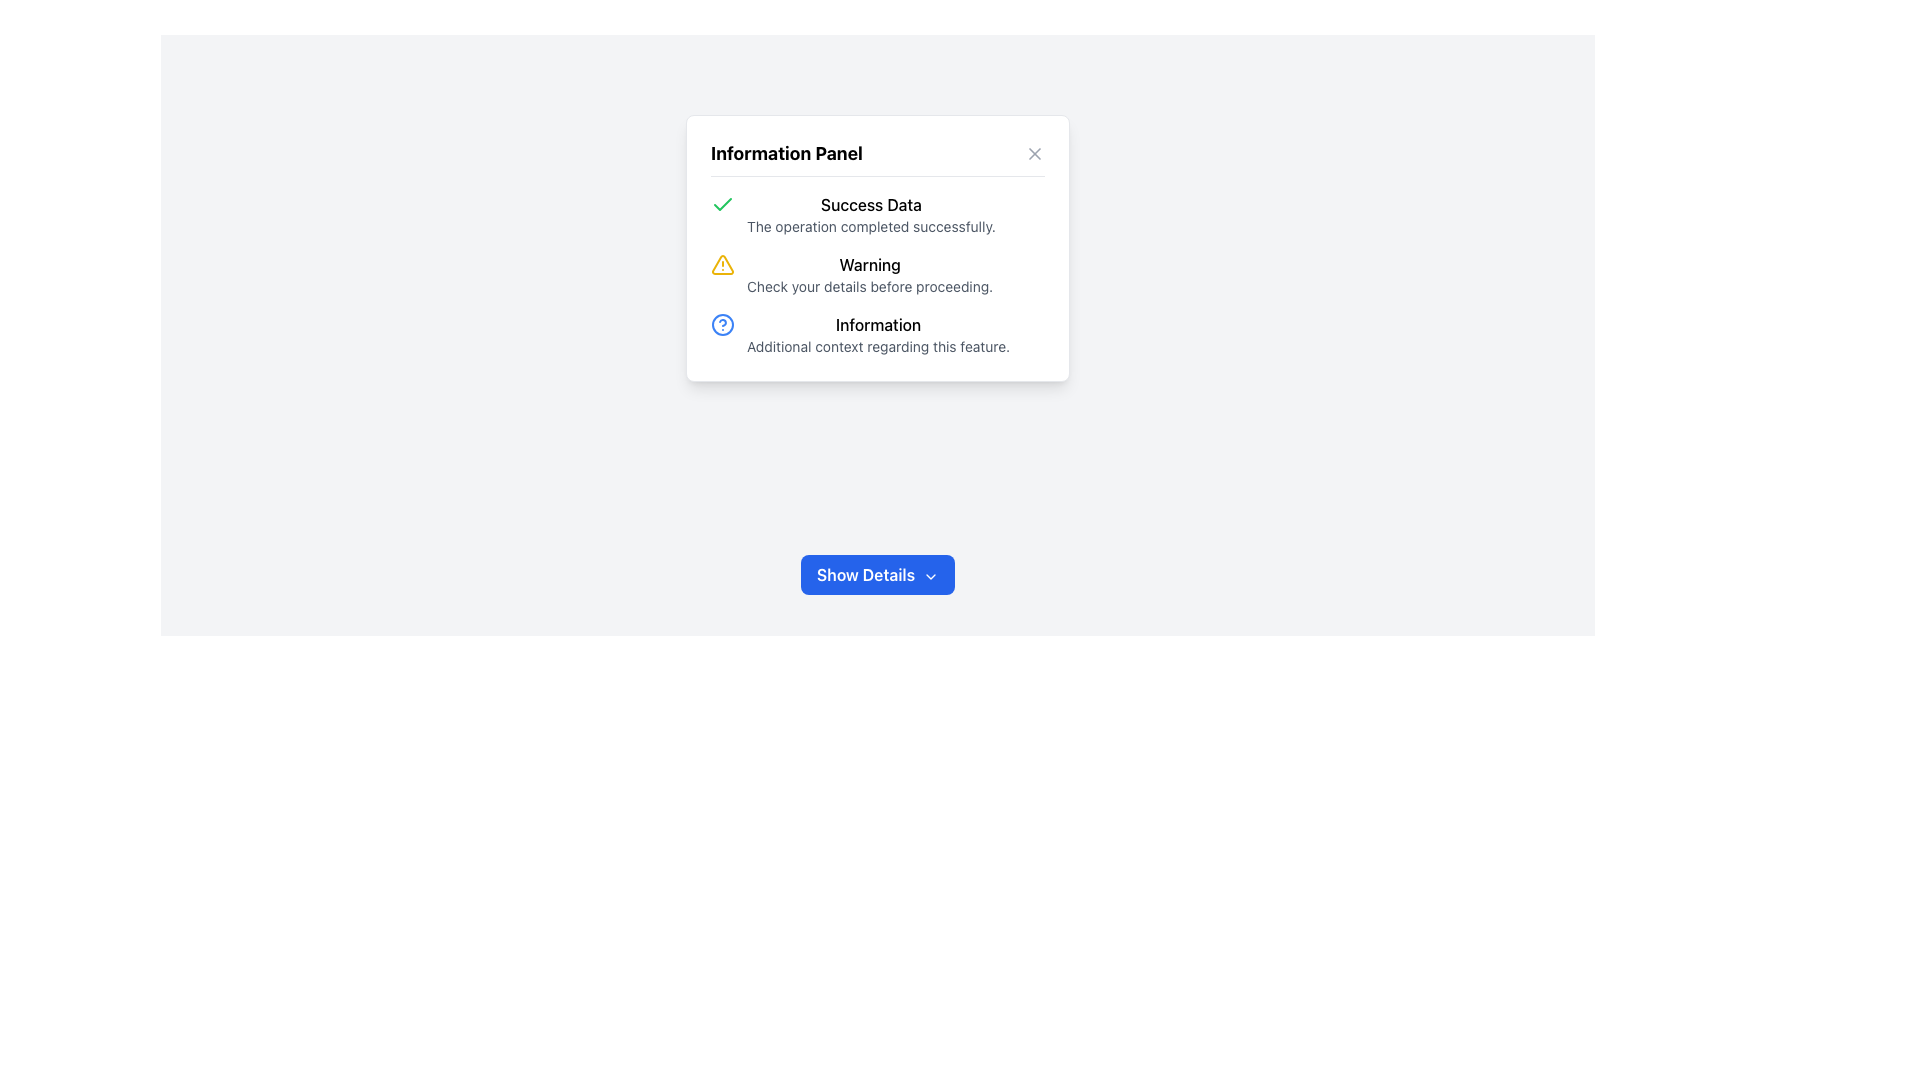 The image size is (1920, 1080). I want to click on the text element that reads 'The operation completed successfully.' located beneath 'Success Data' in the 'Information Panel', so click(871, 226).